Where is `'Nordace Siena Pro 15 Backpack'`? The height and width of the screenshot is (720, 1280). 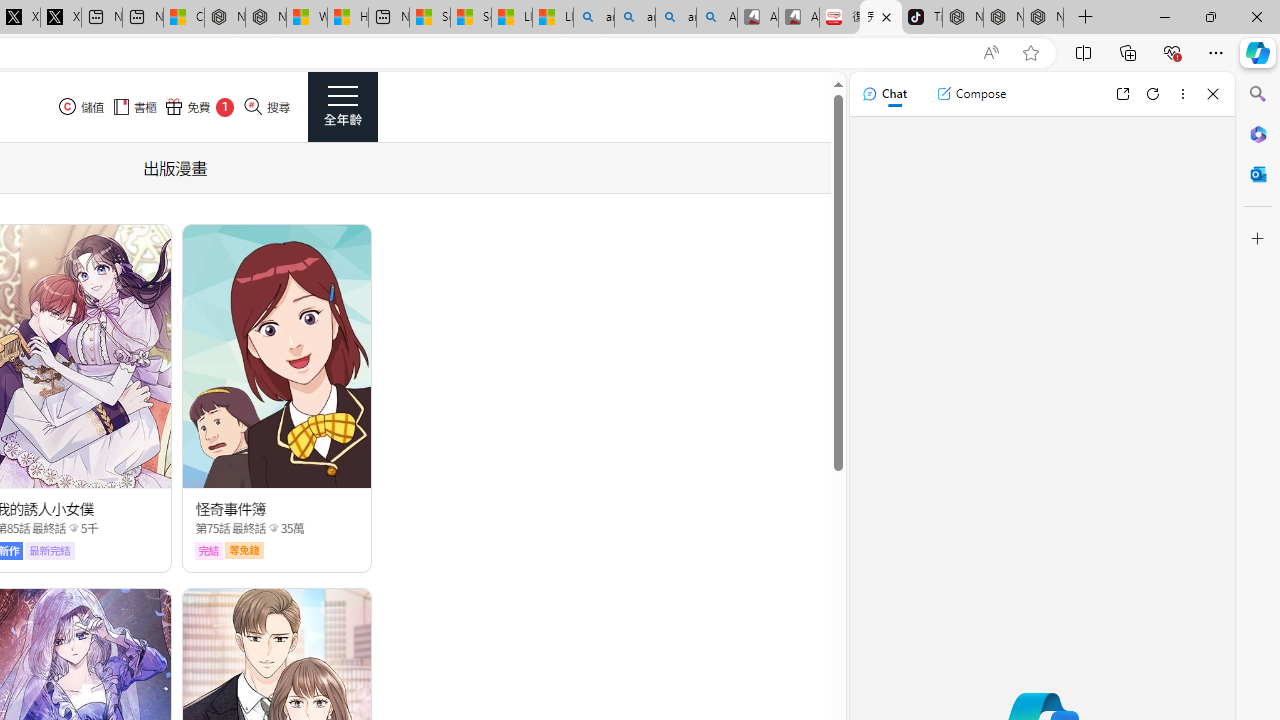 'Nordace Siena Pro 15 Backpack' is located at coordinates (1003, 17).